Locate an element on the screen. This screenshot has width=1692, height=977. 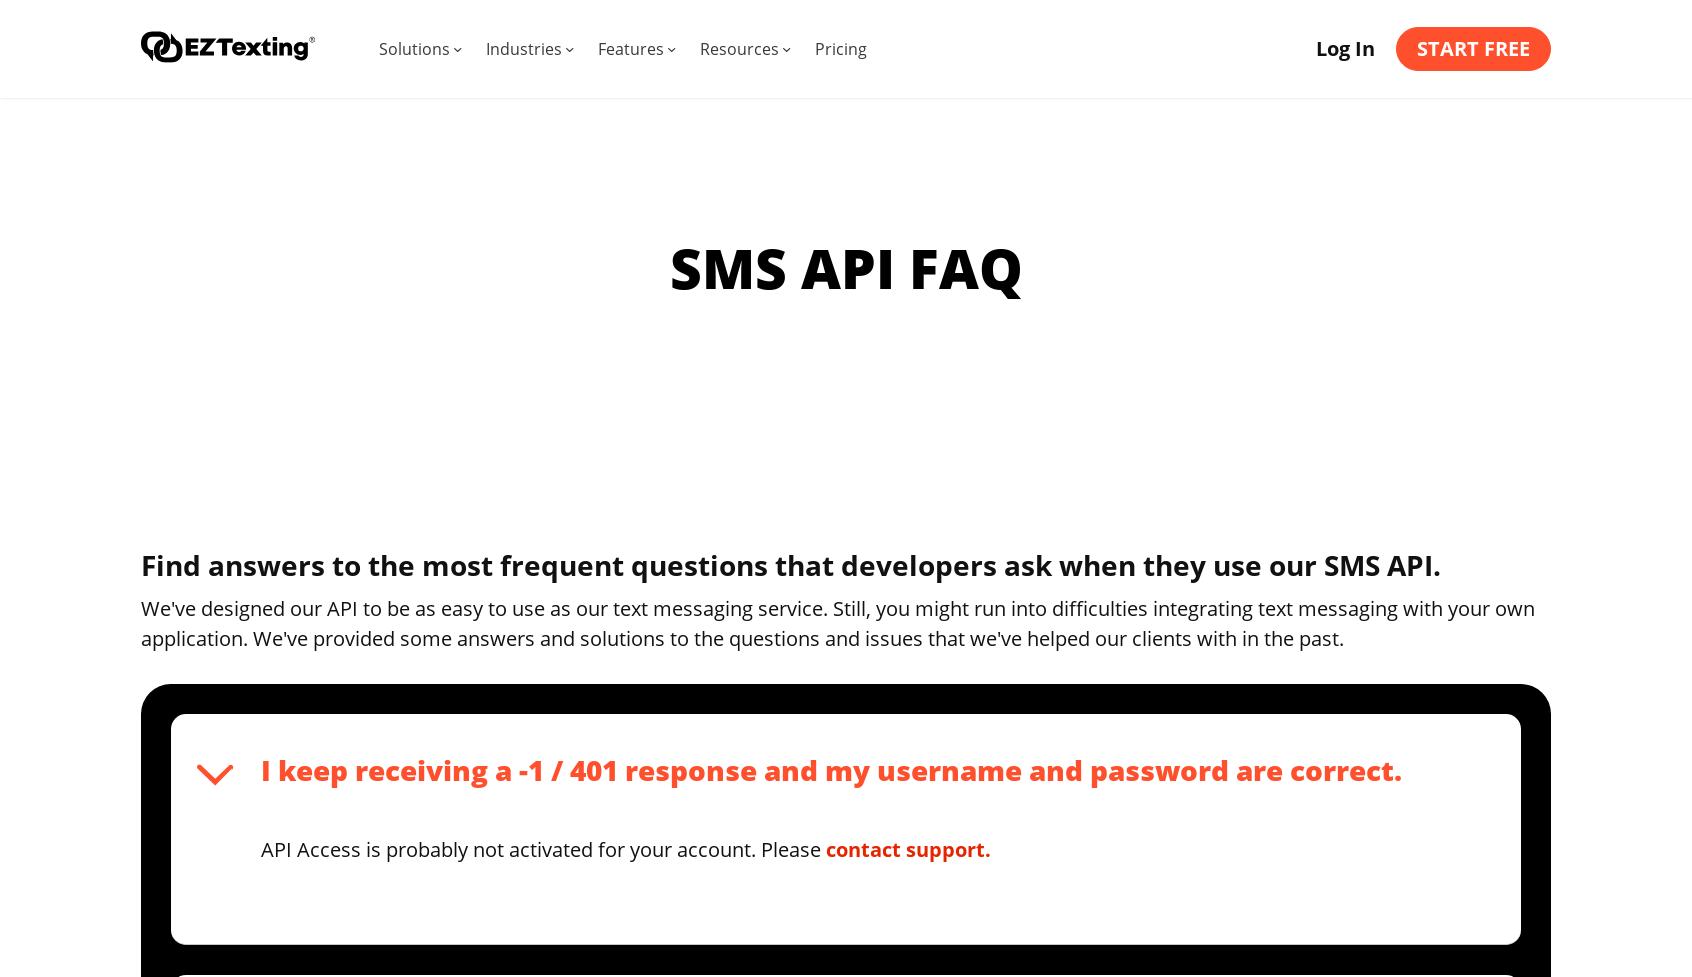
'We've designed our API to be as easy to use as our text messaging service. Still, you might run into difficulties integrating text messaging with your own application. We've provided some answers and solutions to the questions and issues that we've helped our clients with in the past.' is located at coordinates (838, 621).